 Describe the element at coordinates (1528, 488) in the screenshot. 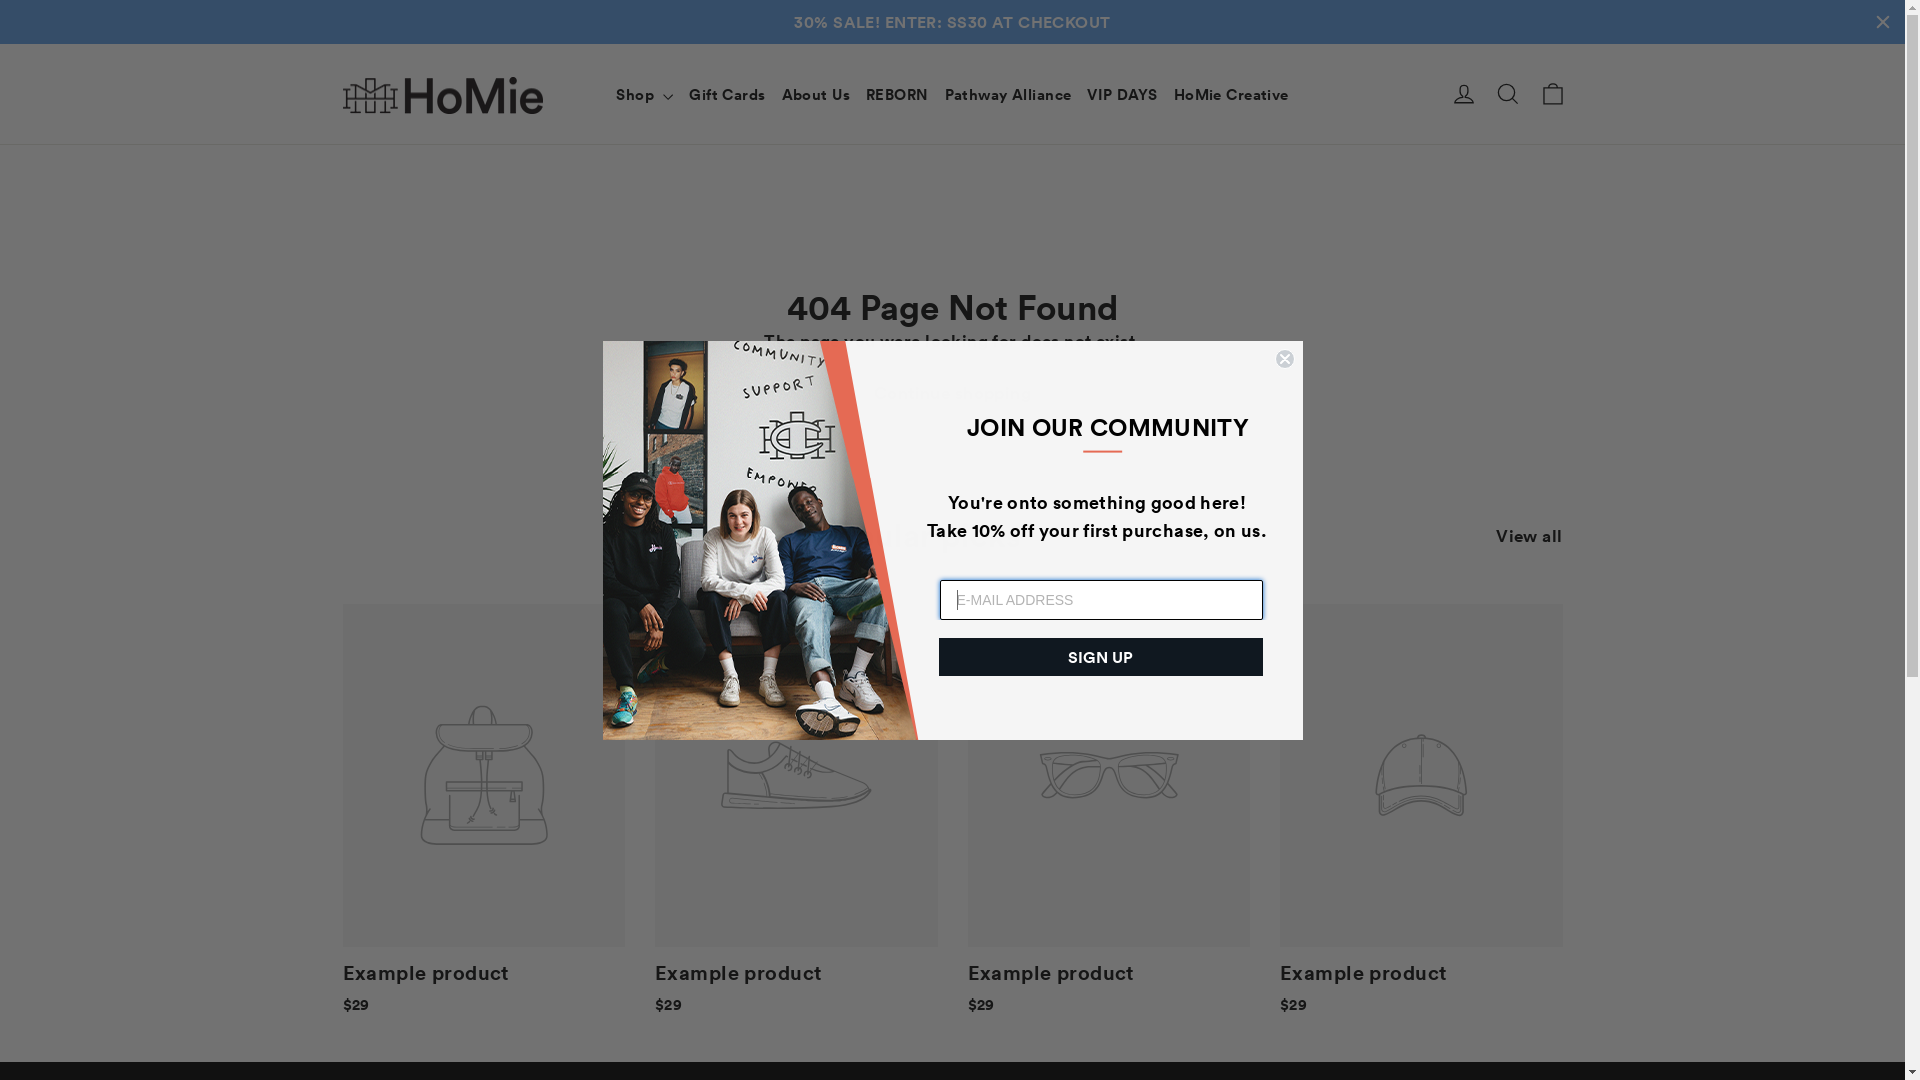

I see `'View all'` at that location.